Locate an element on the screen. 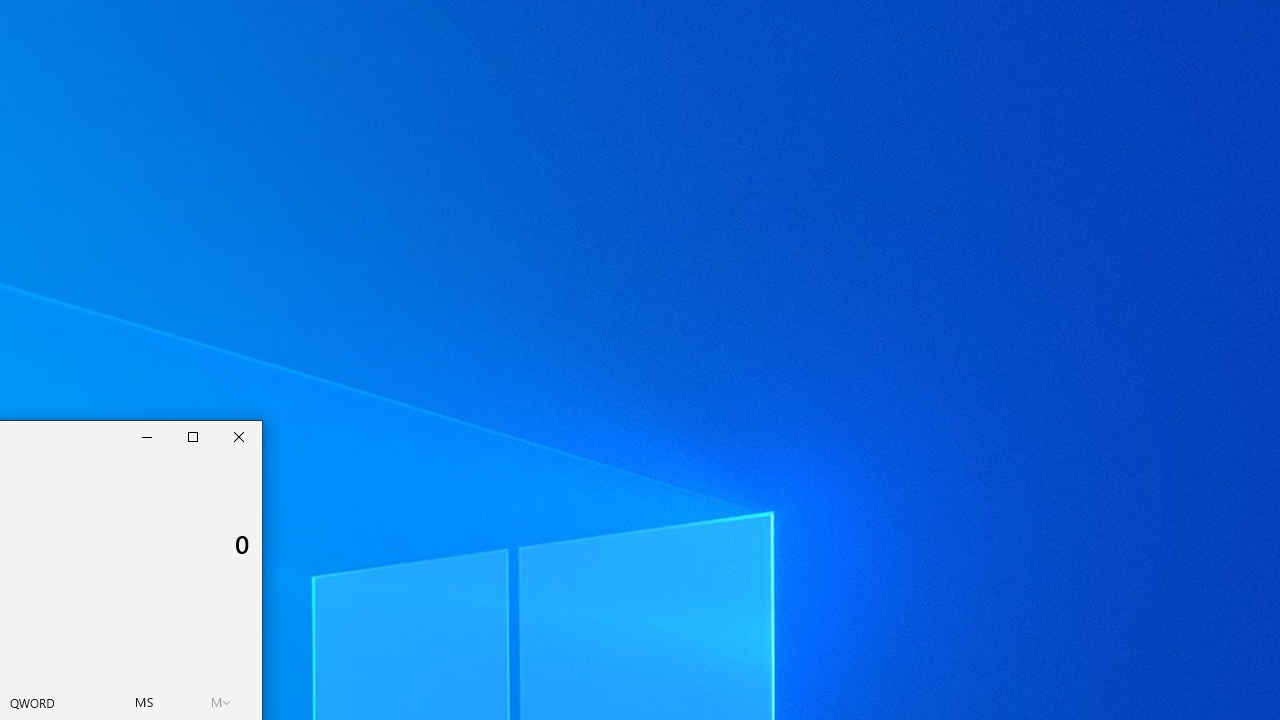  'Close Calculator' is located at coordinates (239, 436).